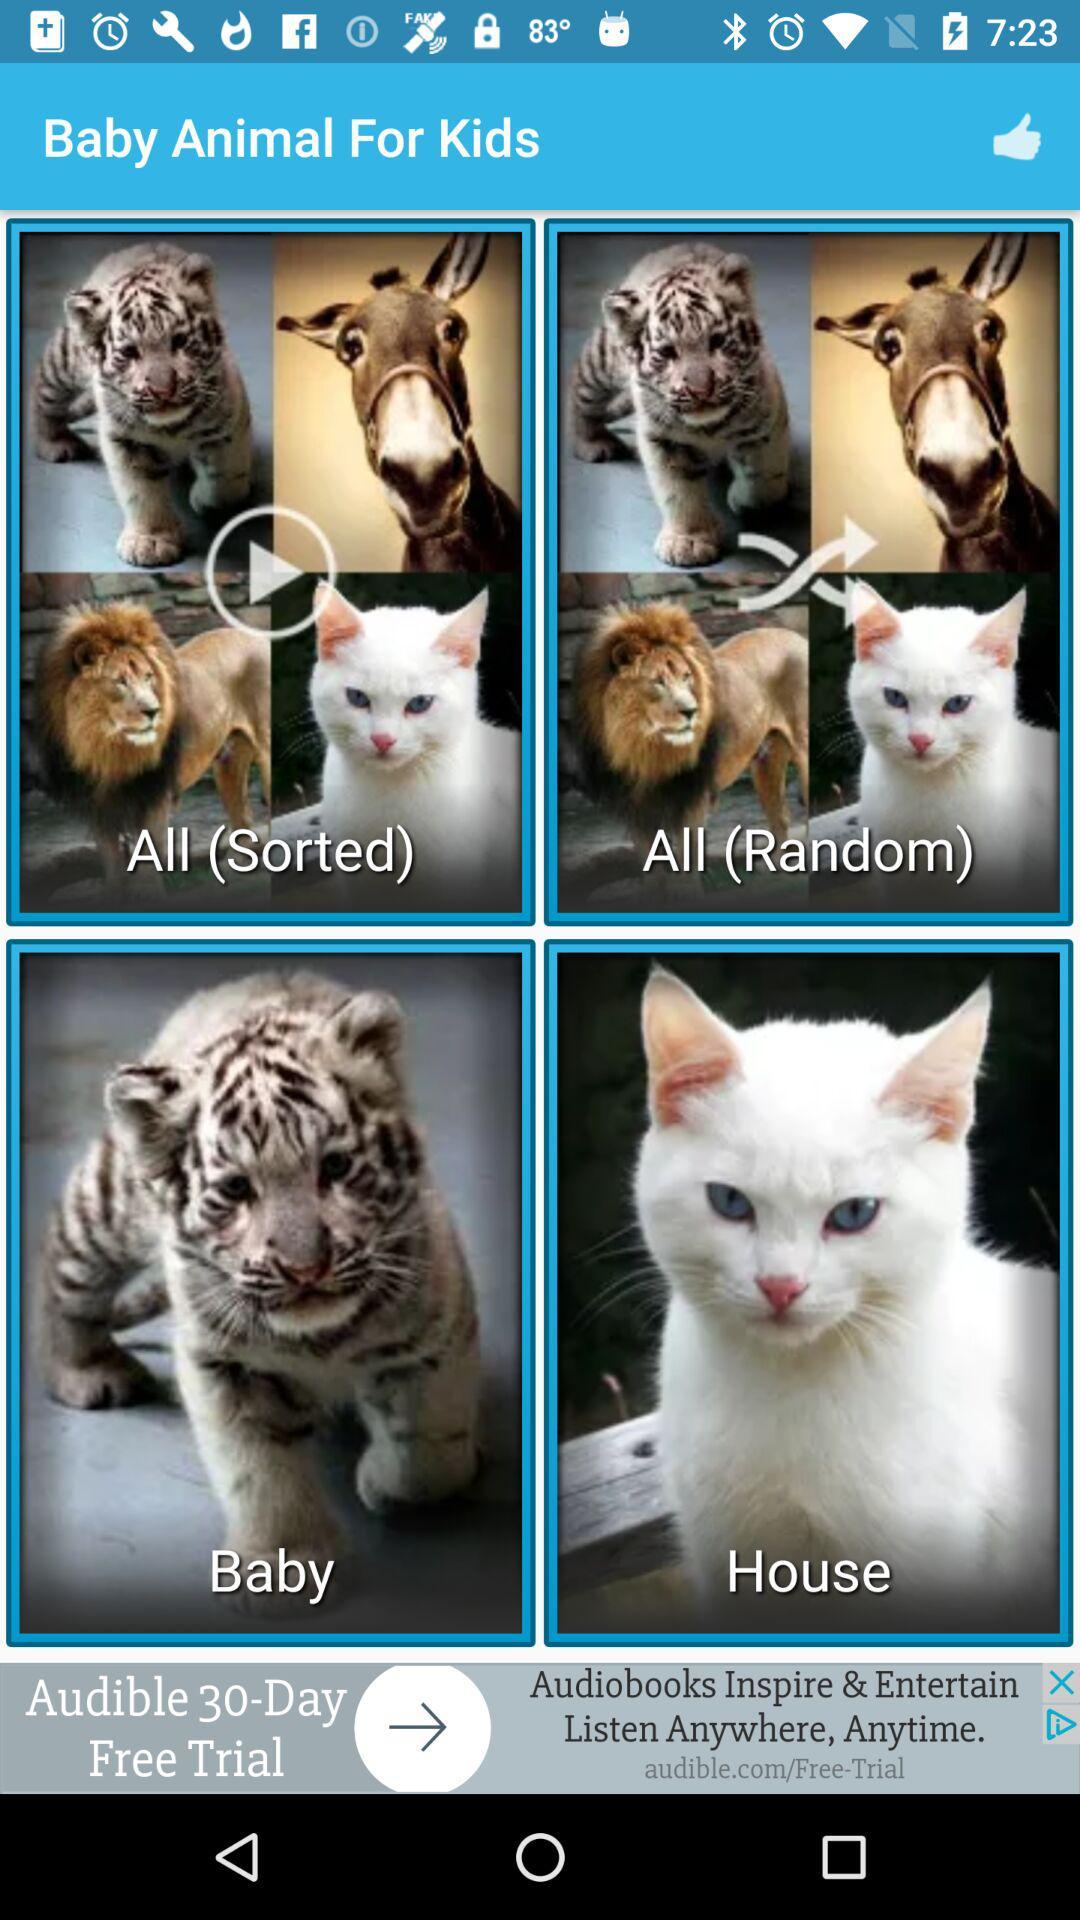 The width and height of the screenshot is (1080, 1920). Describe the element at coordinates (540, 1727) in the screenshot. I see `next` at that location.